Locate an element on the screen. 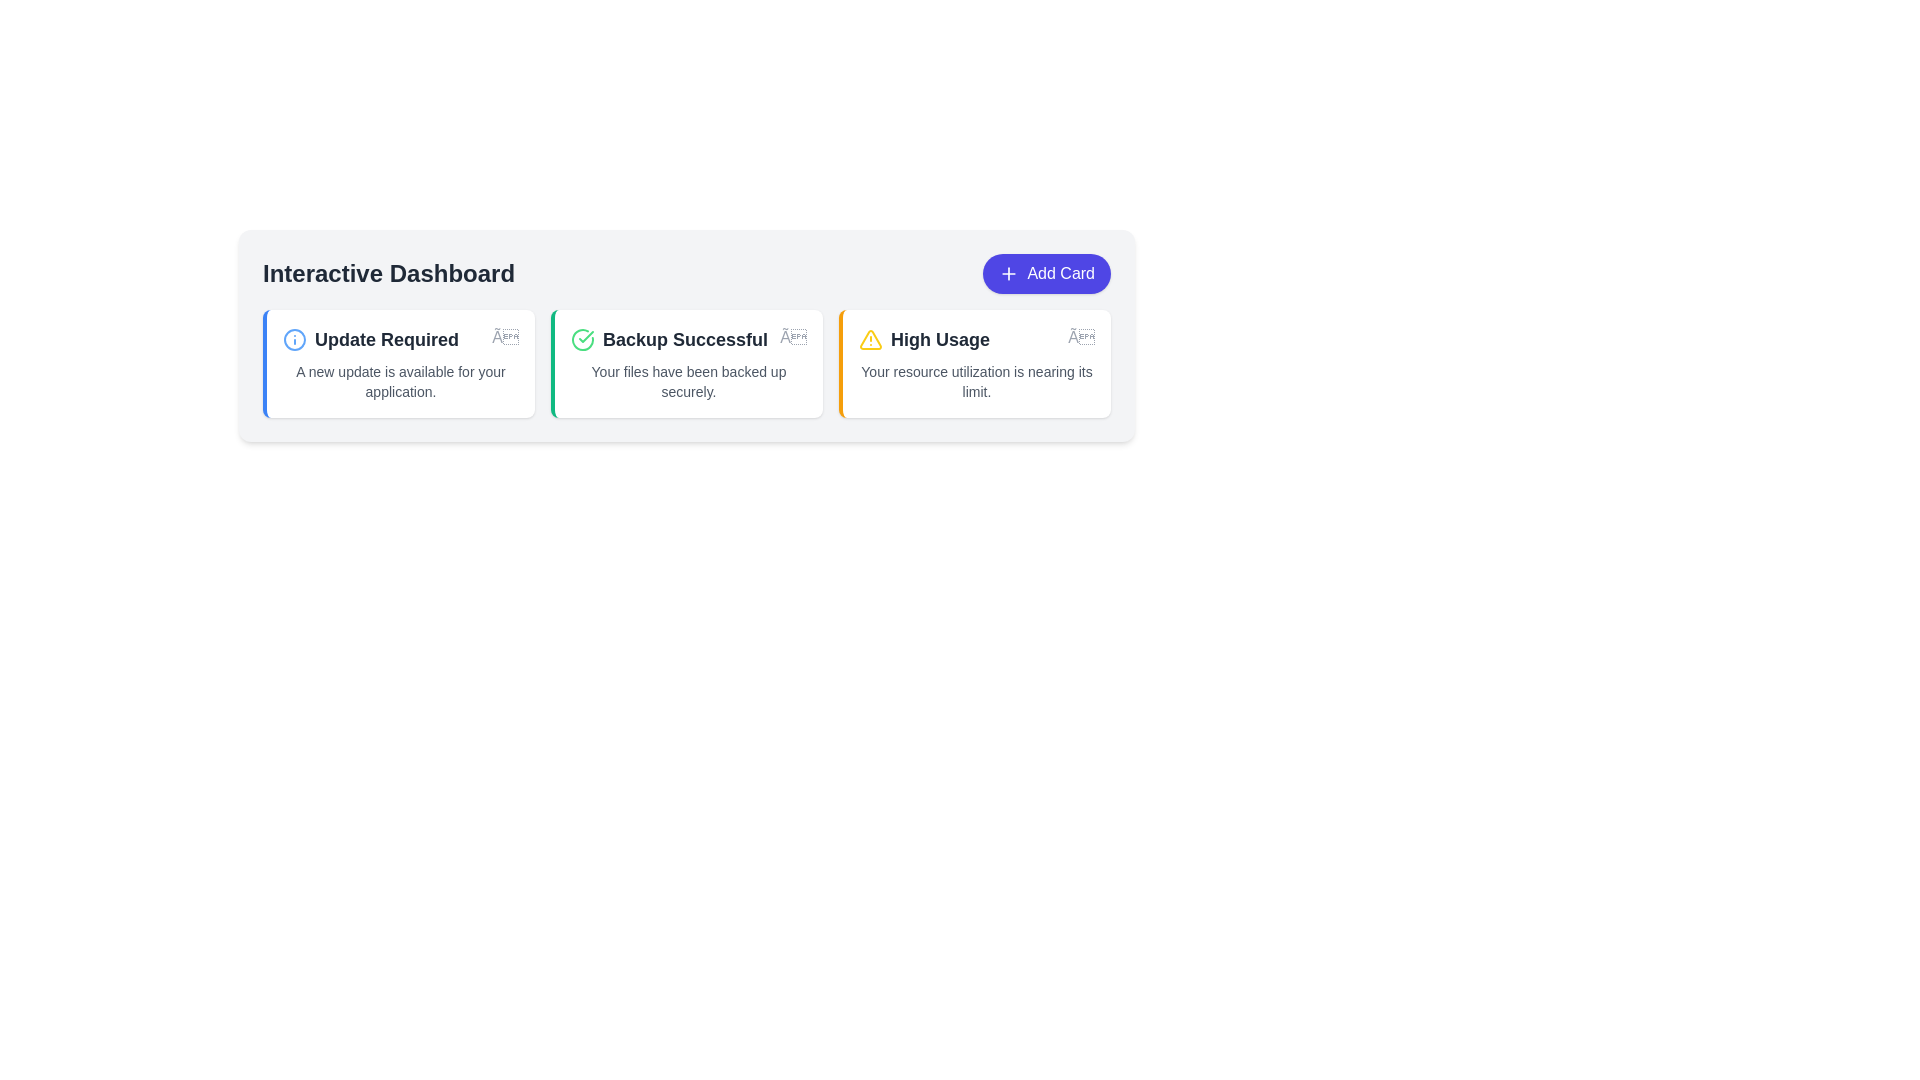 This screenshot has height=1080, width=1920. the close button represented by a gray multiplication symbol ('×') in the top-right corner of the 'Update Required' card is located at coordinates (505, 337).